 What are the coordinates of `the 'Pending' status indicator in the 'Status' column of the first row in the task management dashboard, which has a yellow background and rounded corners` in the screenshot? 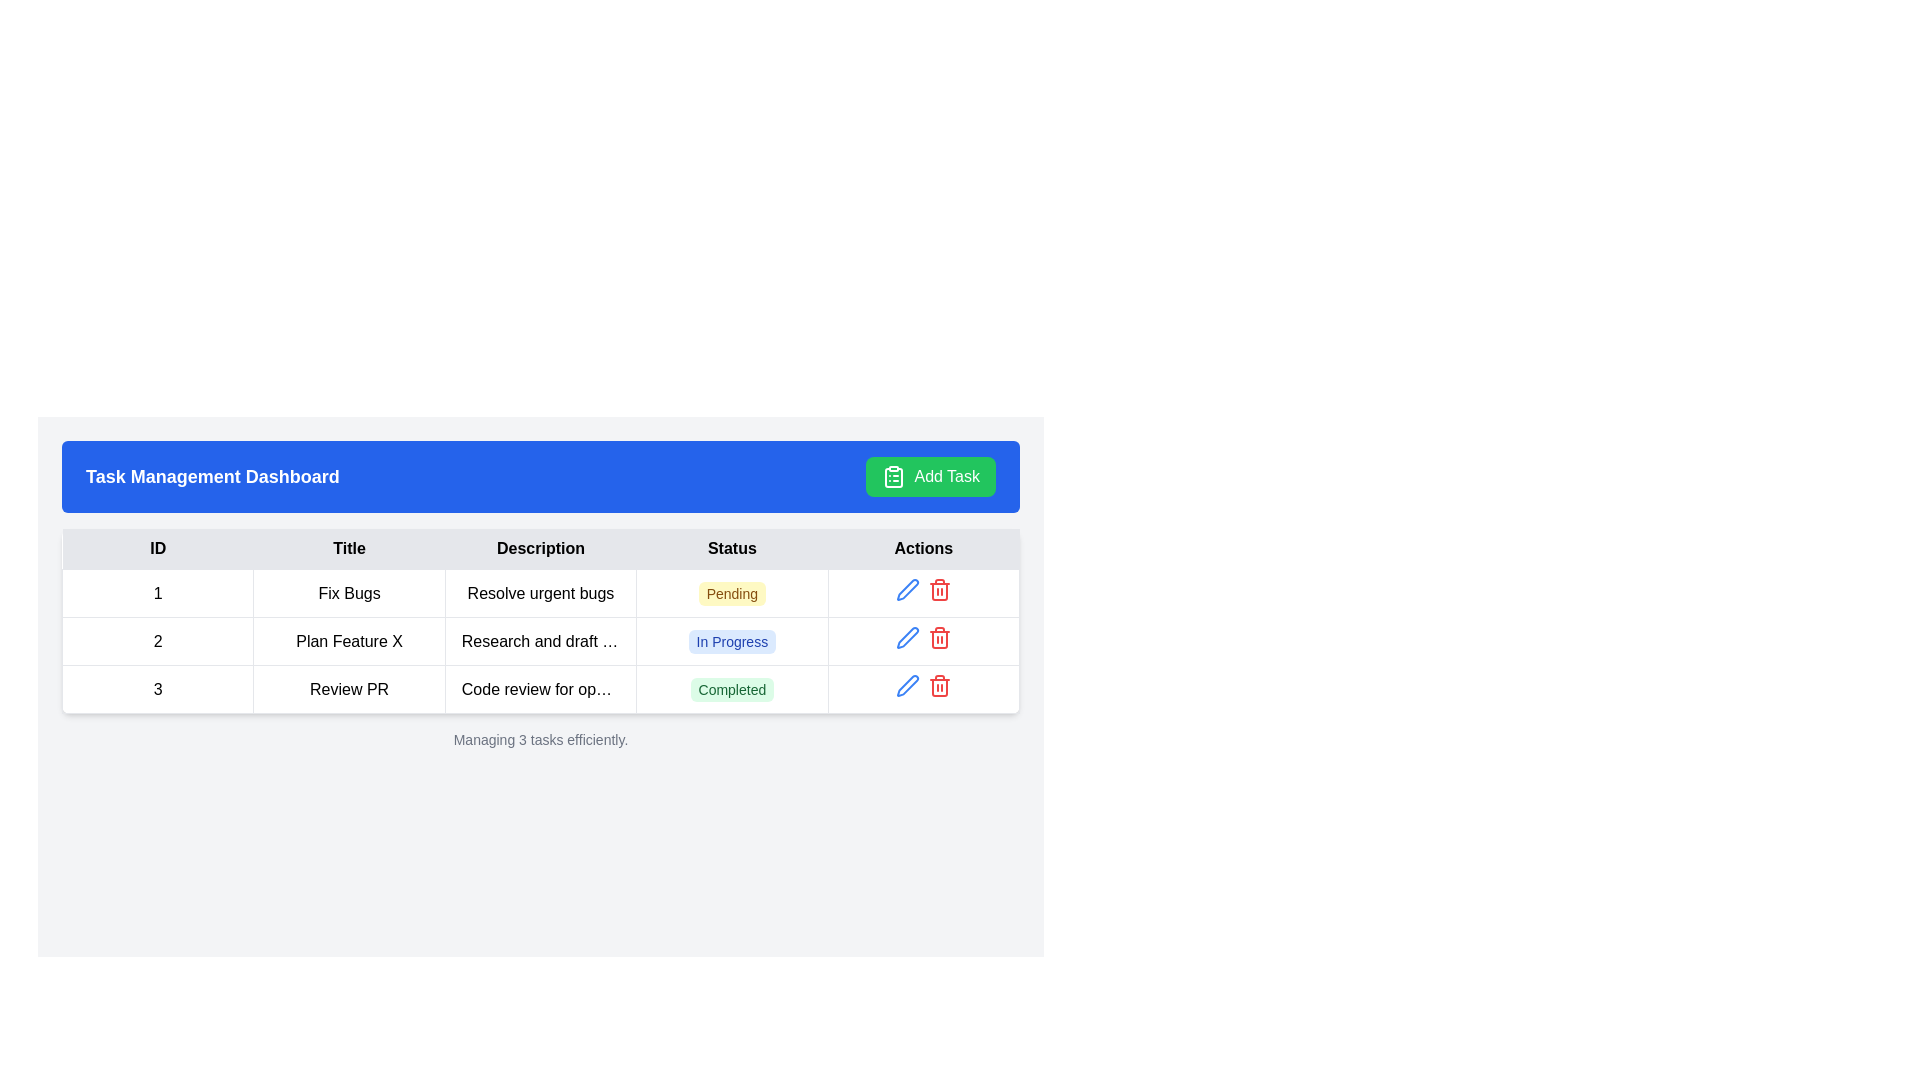 It's located at (731, 592).